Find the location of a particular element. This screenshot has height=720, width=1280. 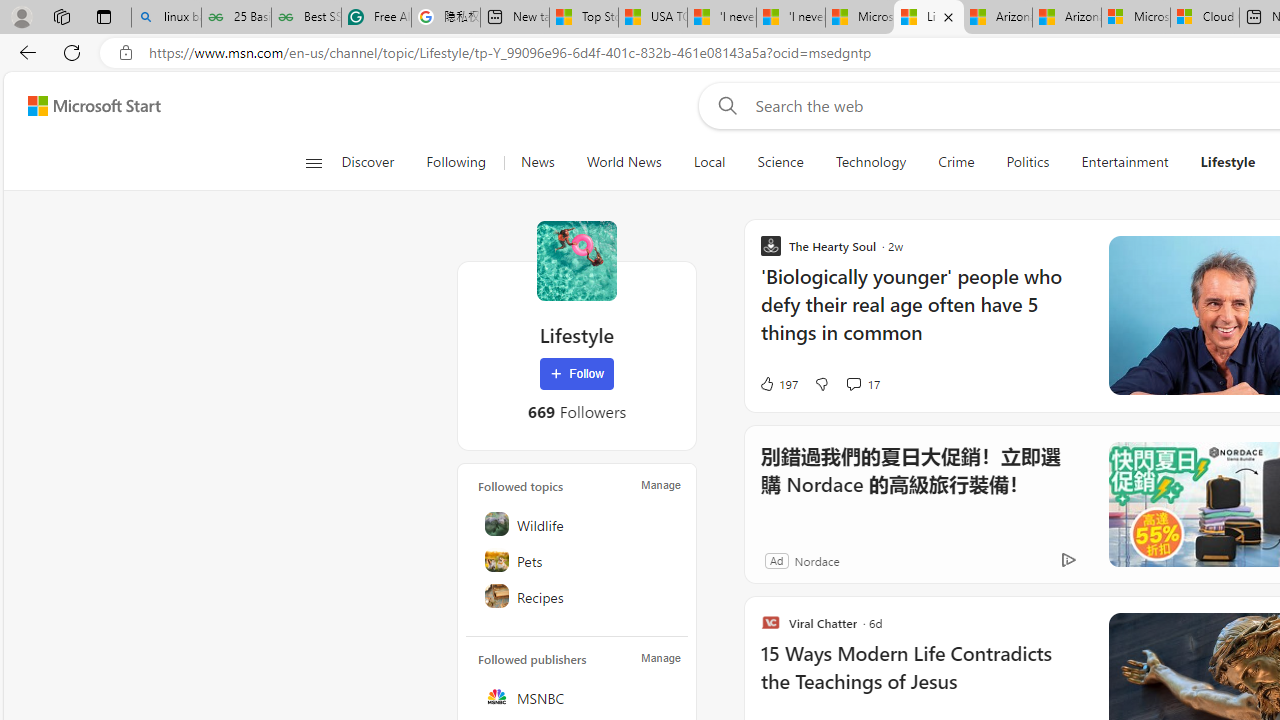

'Best SSL Certificates Provider in India - GeeksforGeeks' is located at coordinates (304, 17).